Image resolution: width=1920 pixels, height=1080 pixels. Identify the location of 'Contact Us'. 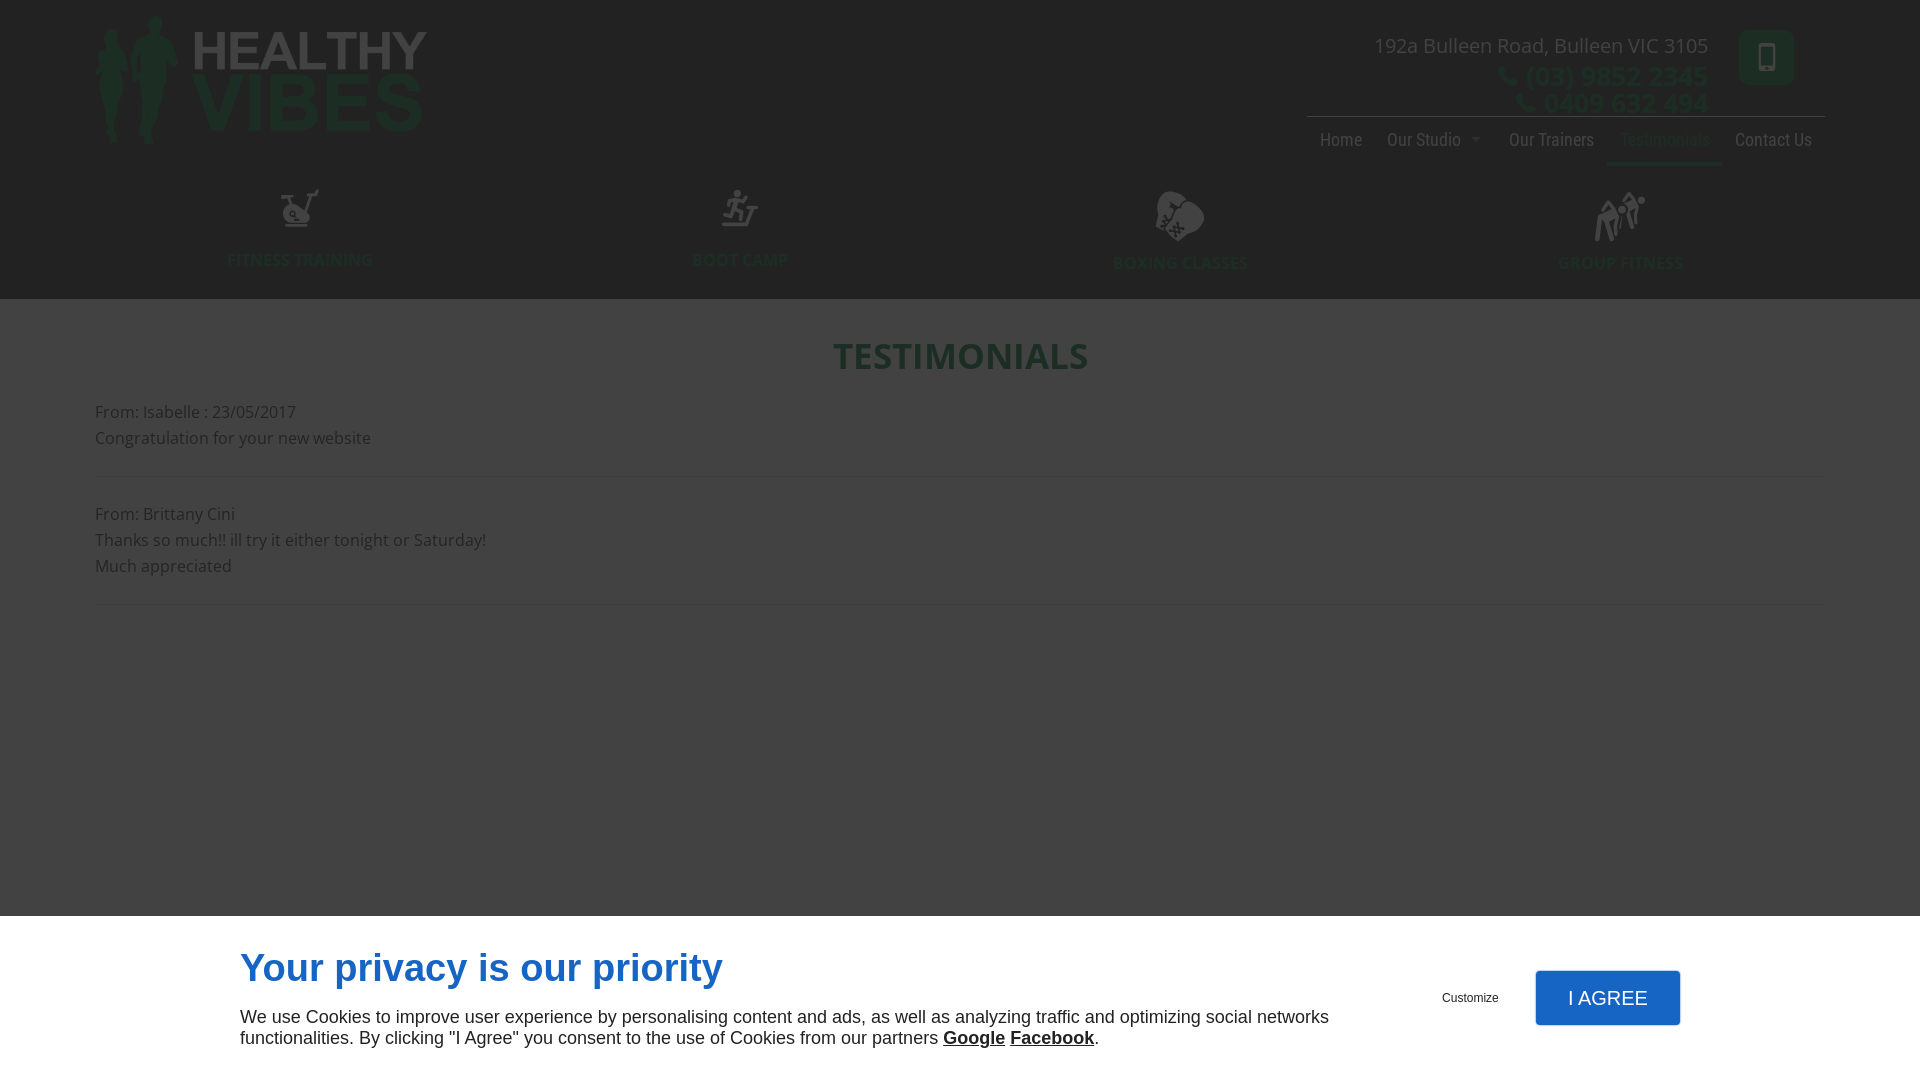
(1721, 140).